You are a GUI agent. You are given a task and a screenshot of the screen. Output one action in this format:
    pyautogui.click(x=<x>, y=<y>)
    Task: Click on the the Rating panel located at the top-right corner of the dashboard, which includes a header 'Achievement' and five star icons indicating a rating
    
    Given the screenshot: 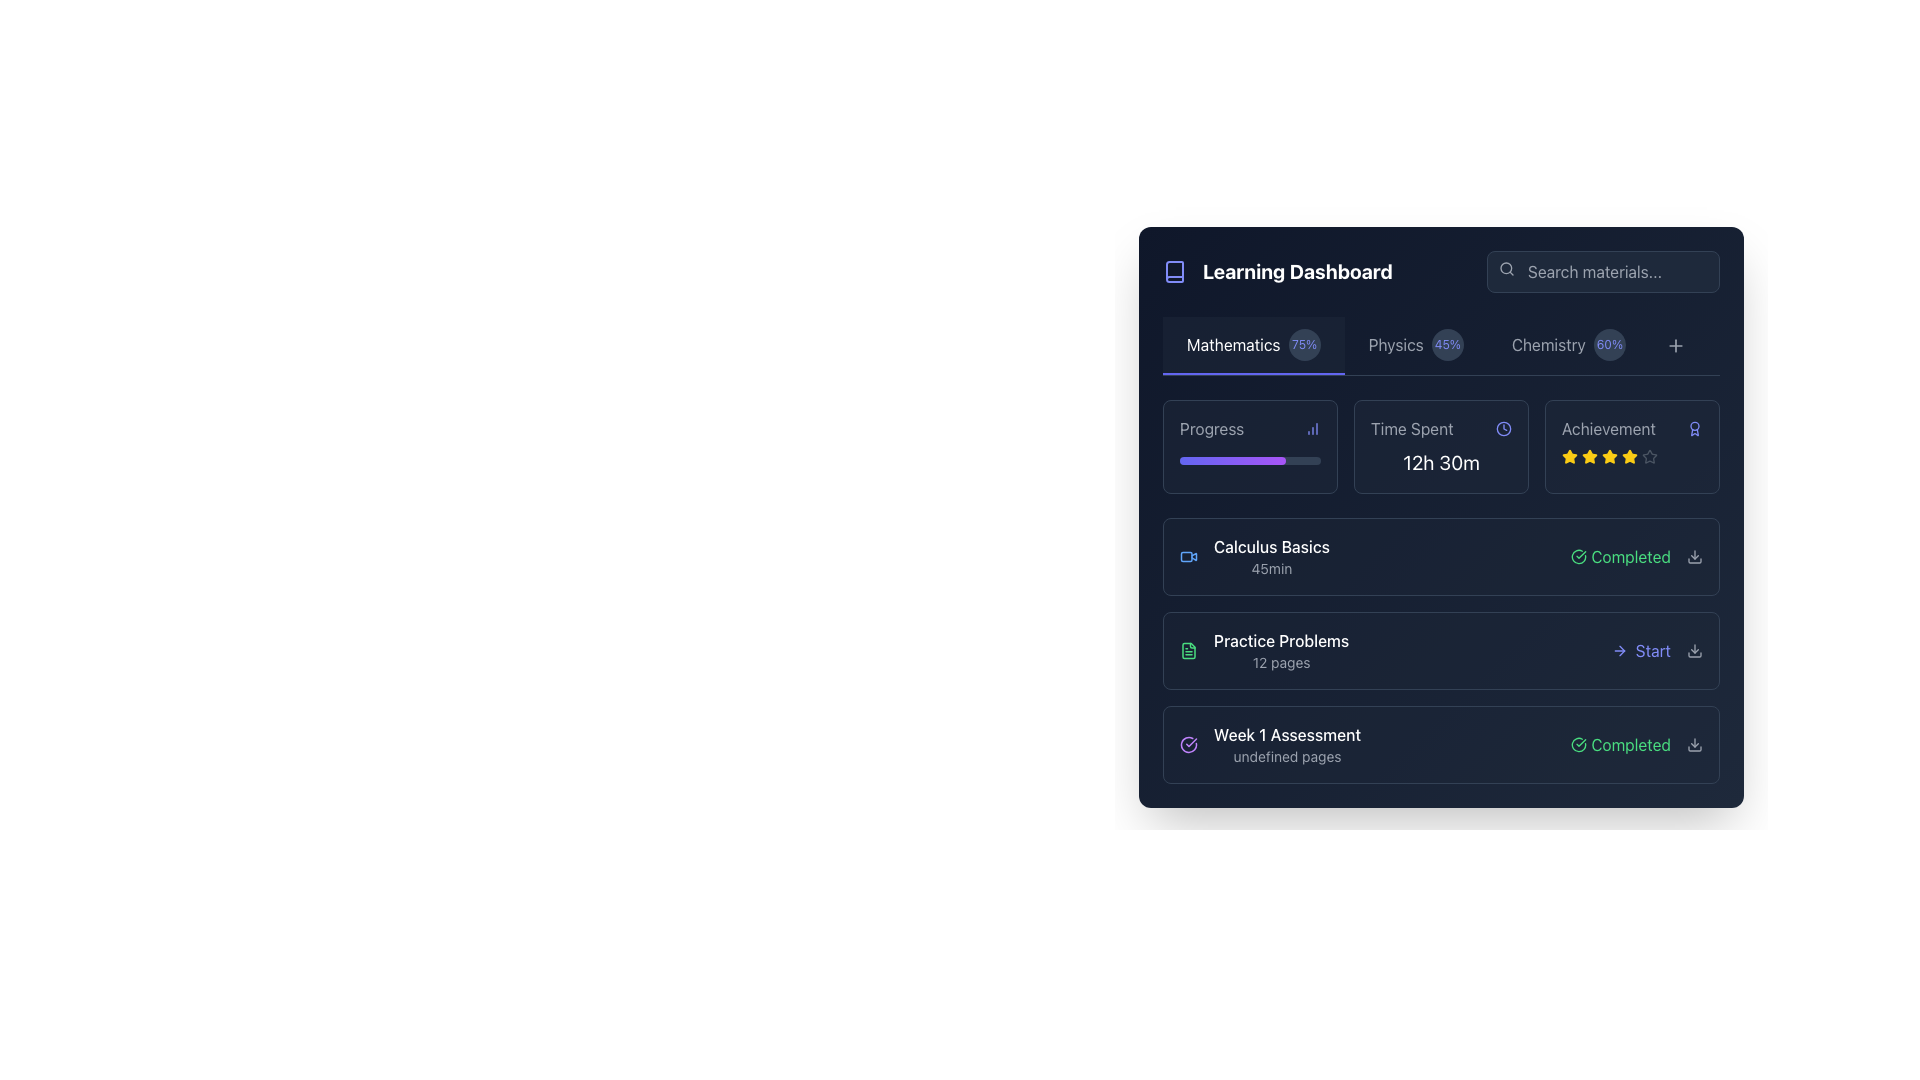 What is the action you would take?
    pyautogui.click(x=1632, y=446)
    